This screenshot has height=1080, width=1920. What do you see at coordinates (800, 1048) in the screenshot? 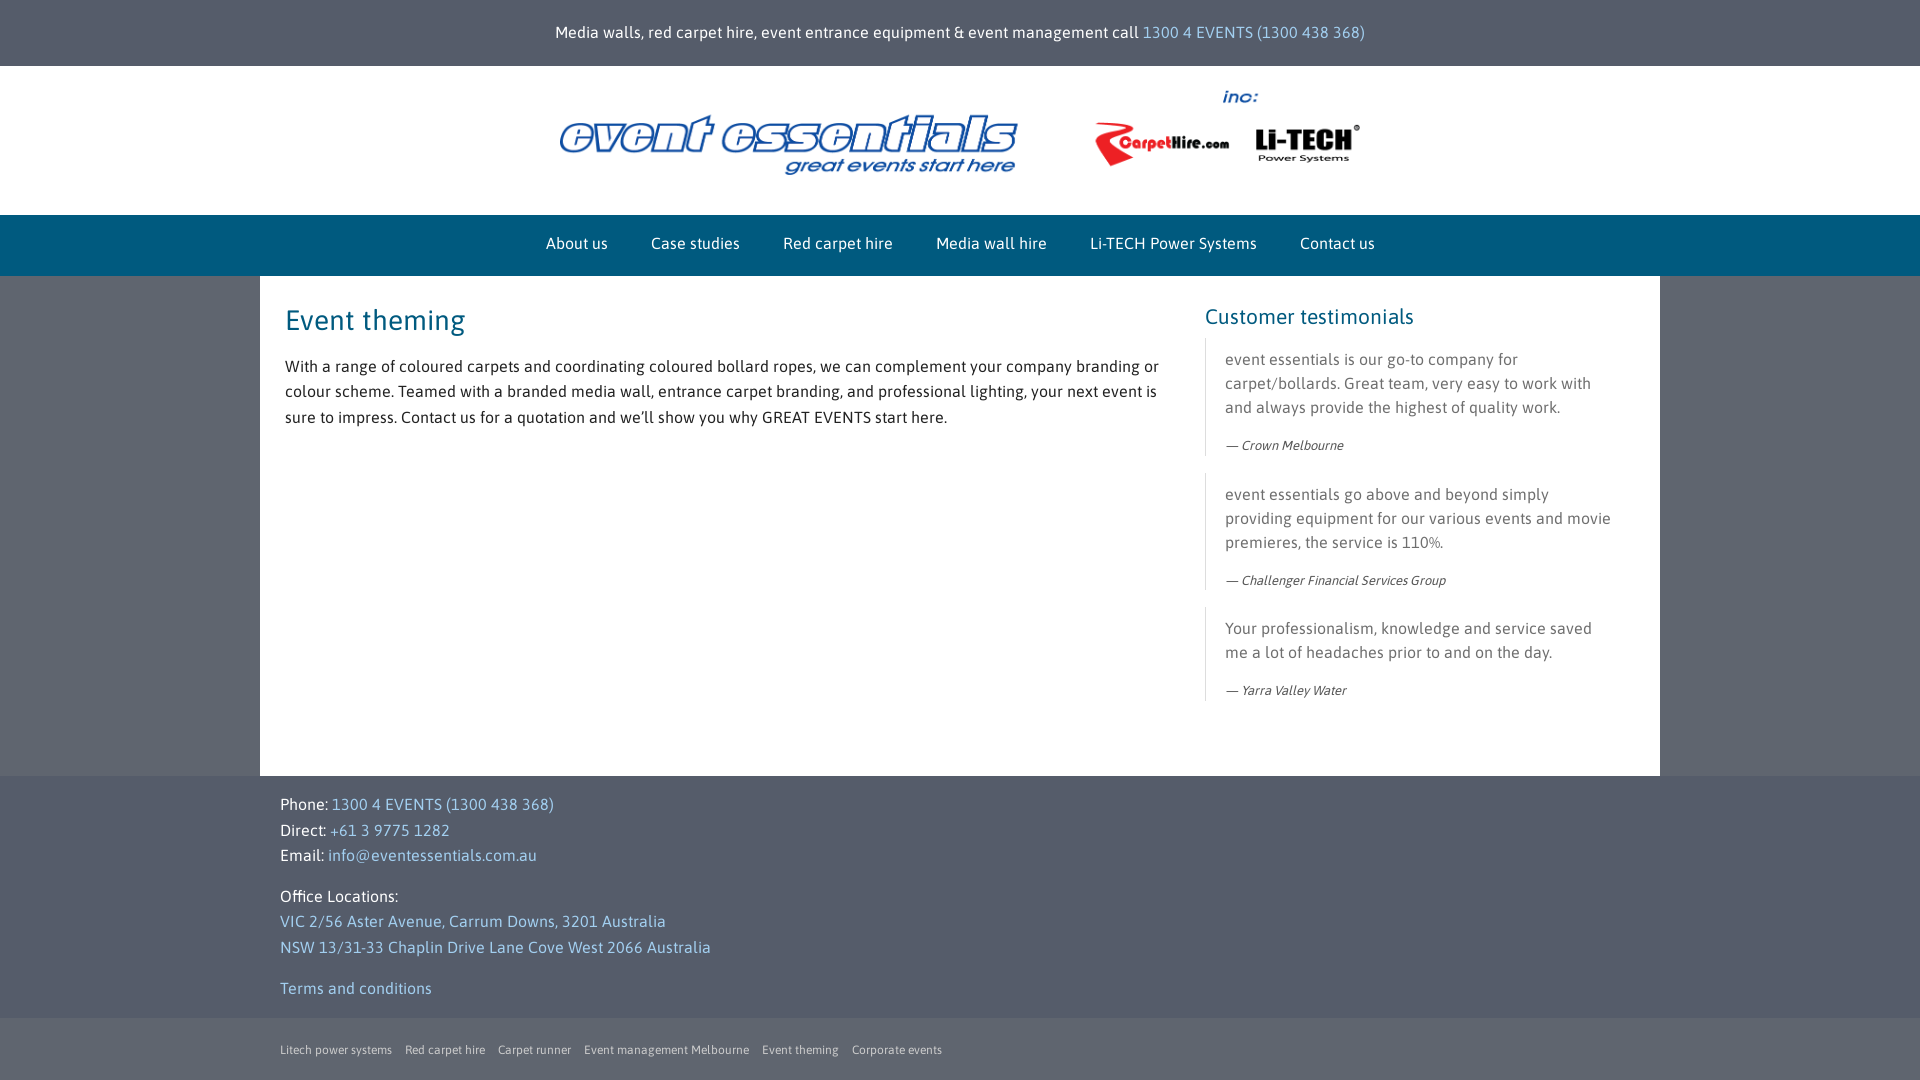
I see `'Event theming'` at bounding box center [800, 1048].